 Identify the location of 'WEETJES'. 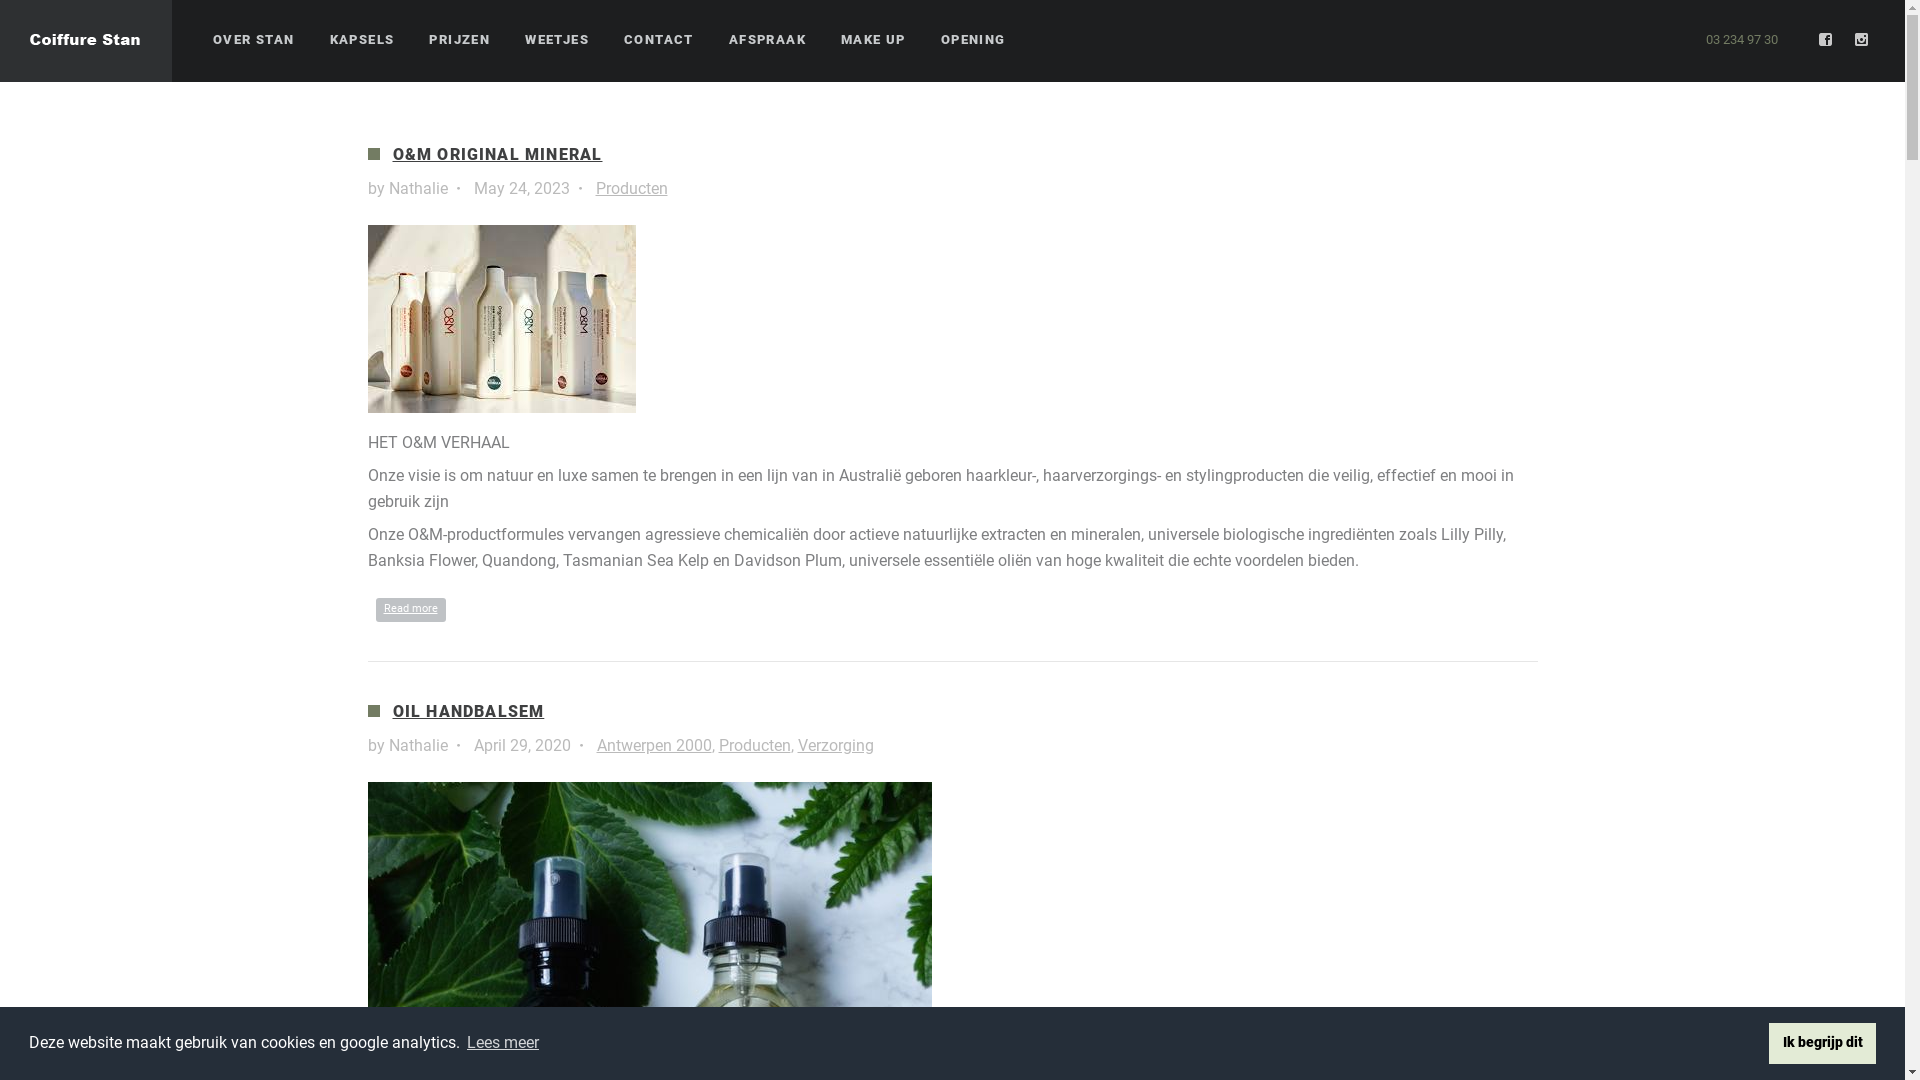
(556, 40).